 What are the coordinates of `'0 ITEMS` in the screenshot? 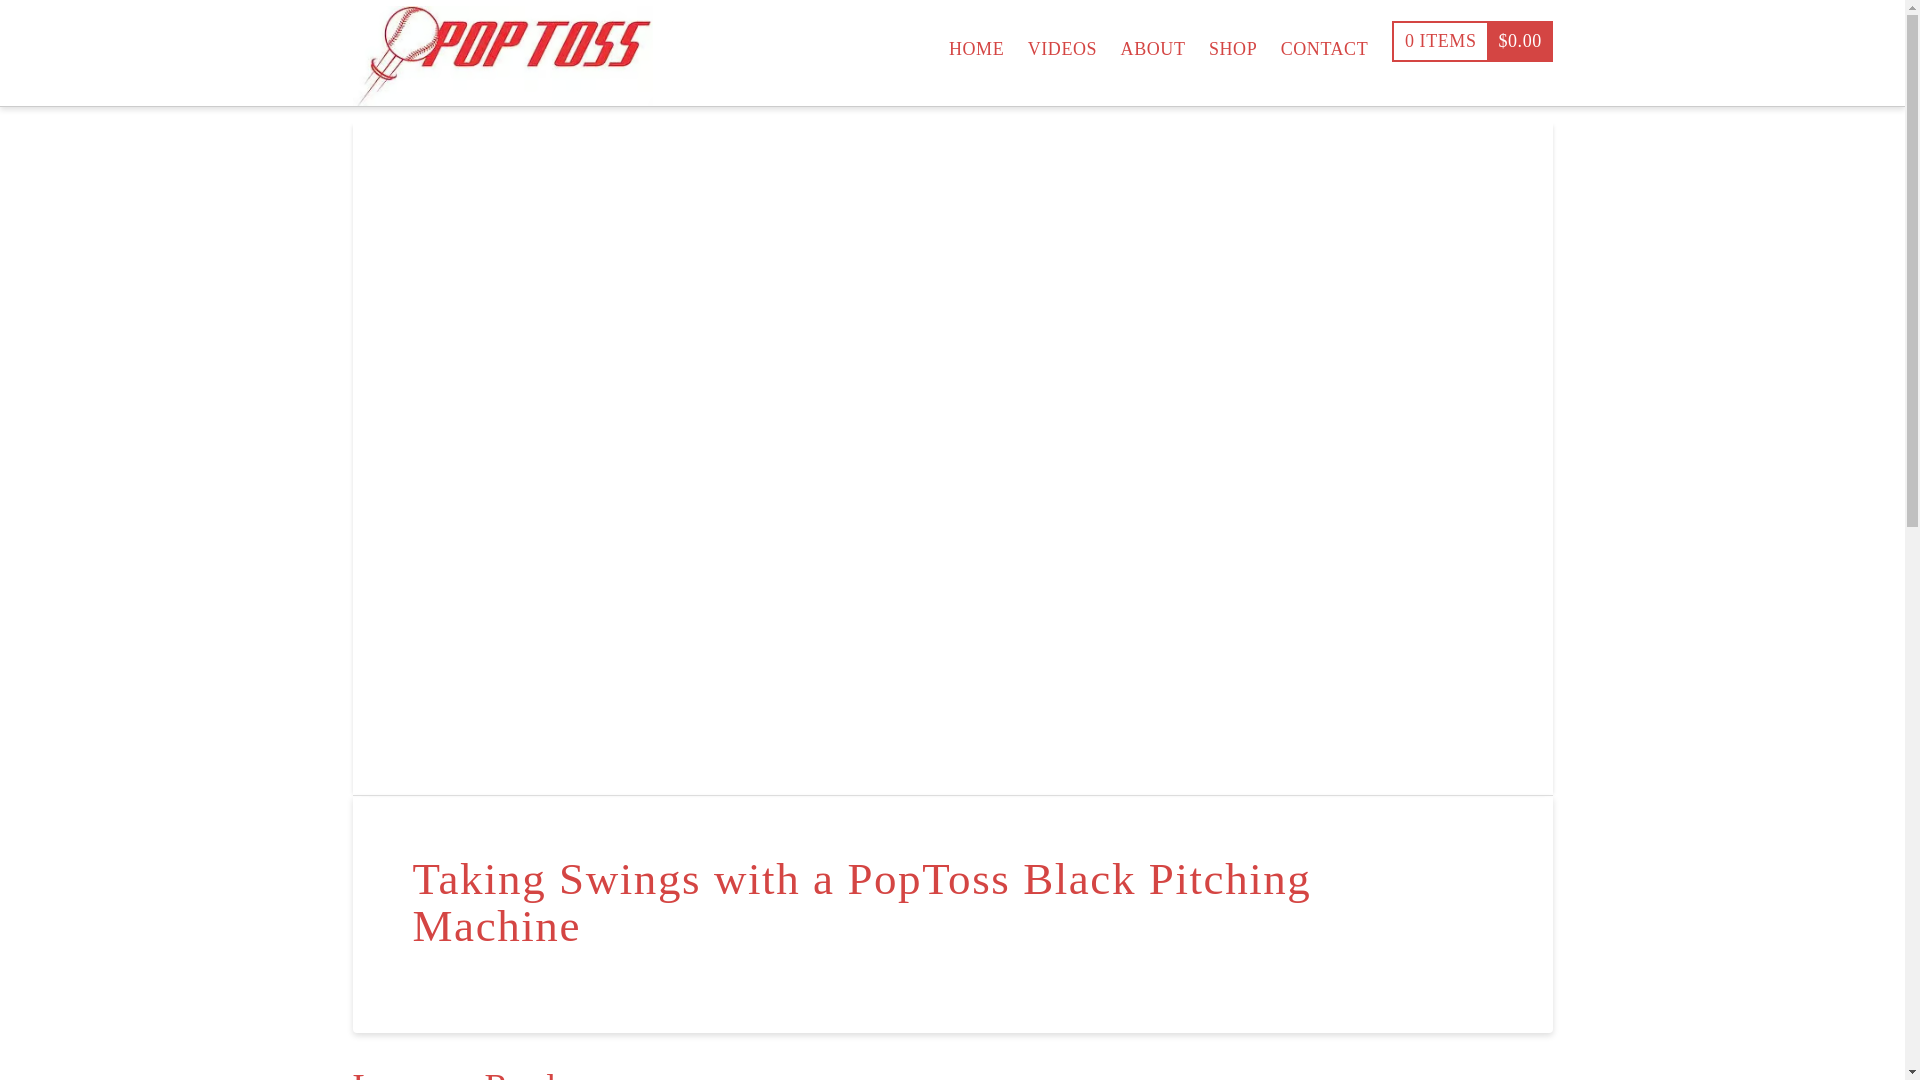 It's located at (1391, 39).